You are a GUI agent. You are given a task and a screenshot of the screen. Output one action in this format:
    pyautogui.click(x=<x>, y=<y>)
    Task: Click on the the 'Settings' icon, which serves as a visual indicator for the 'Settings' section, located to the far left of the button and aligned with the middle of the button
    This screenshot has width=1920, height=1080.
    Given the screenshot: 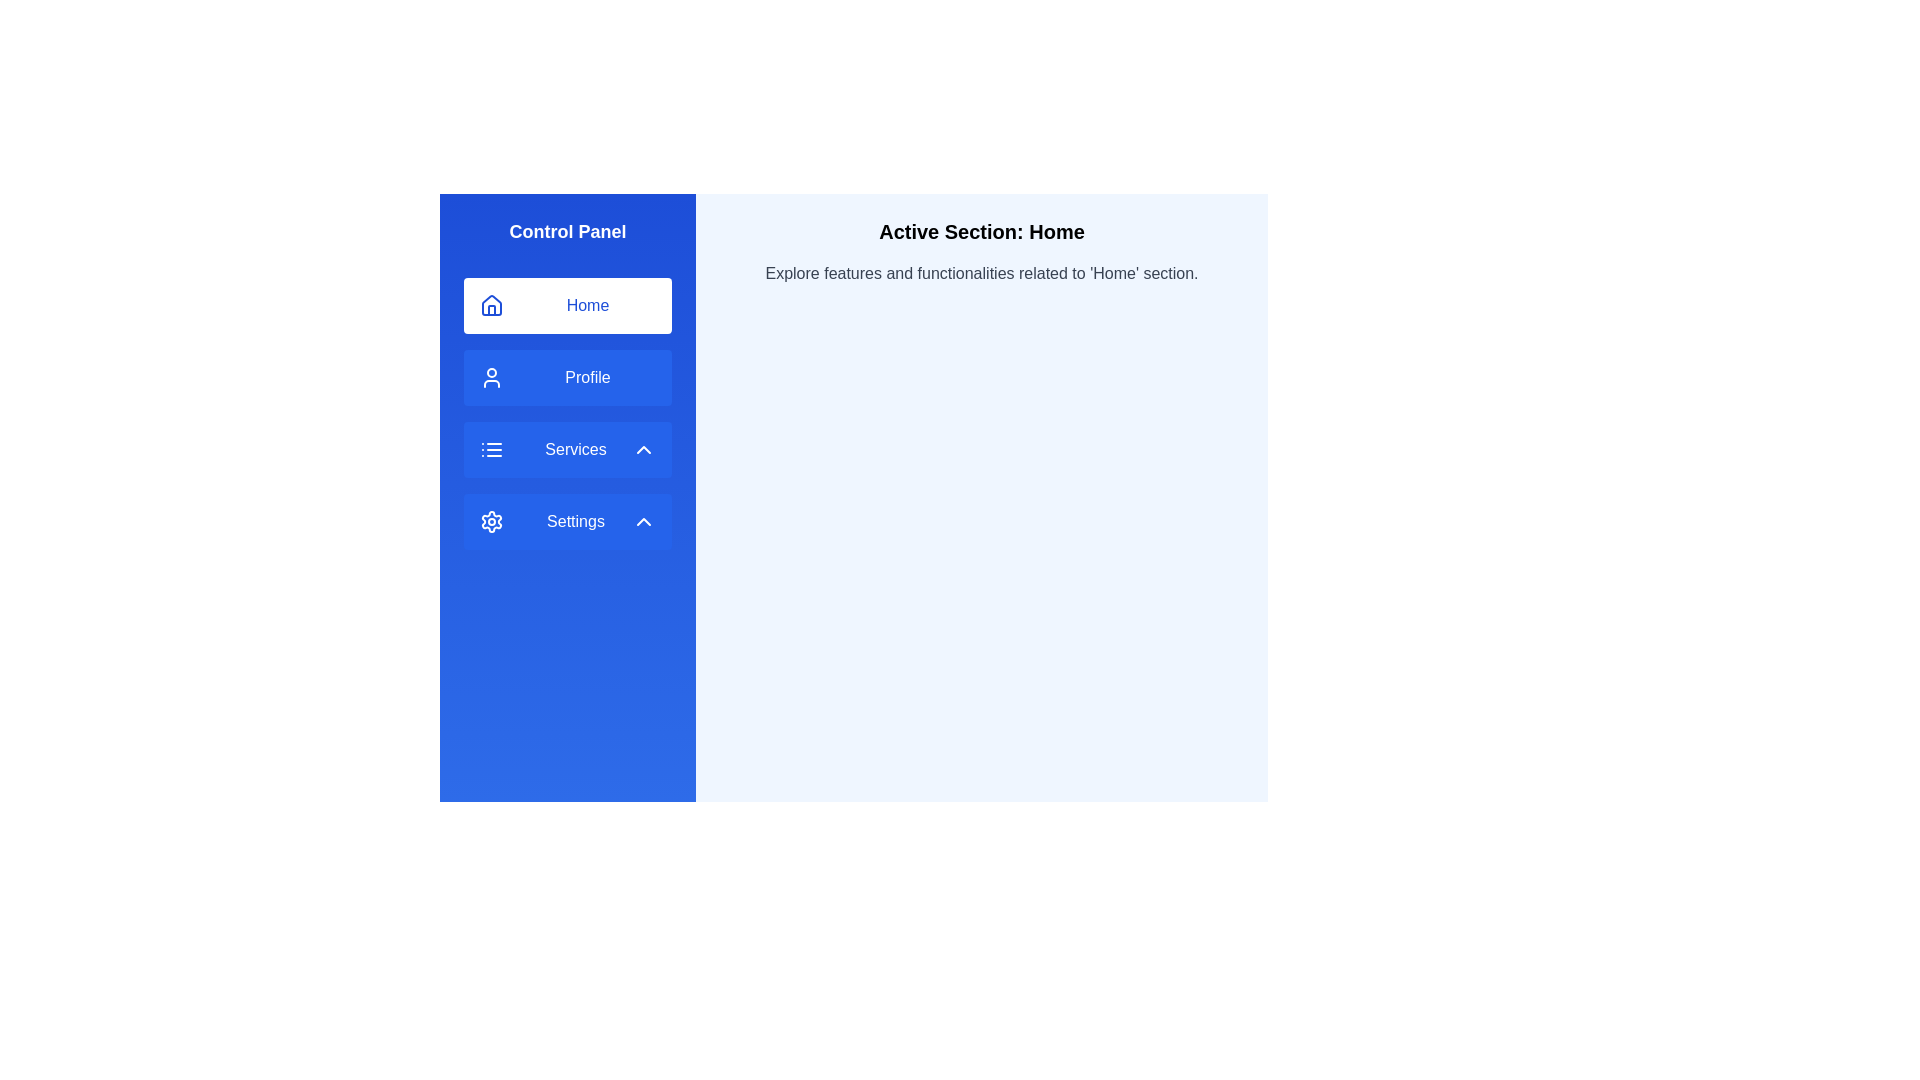 What is the action you would take?
    pyautogui.click(x=491, y=520)
    